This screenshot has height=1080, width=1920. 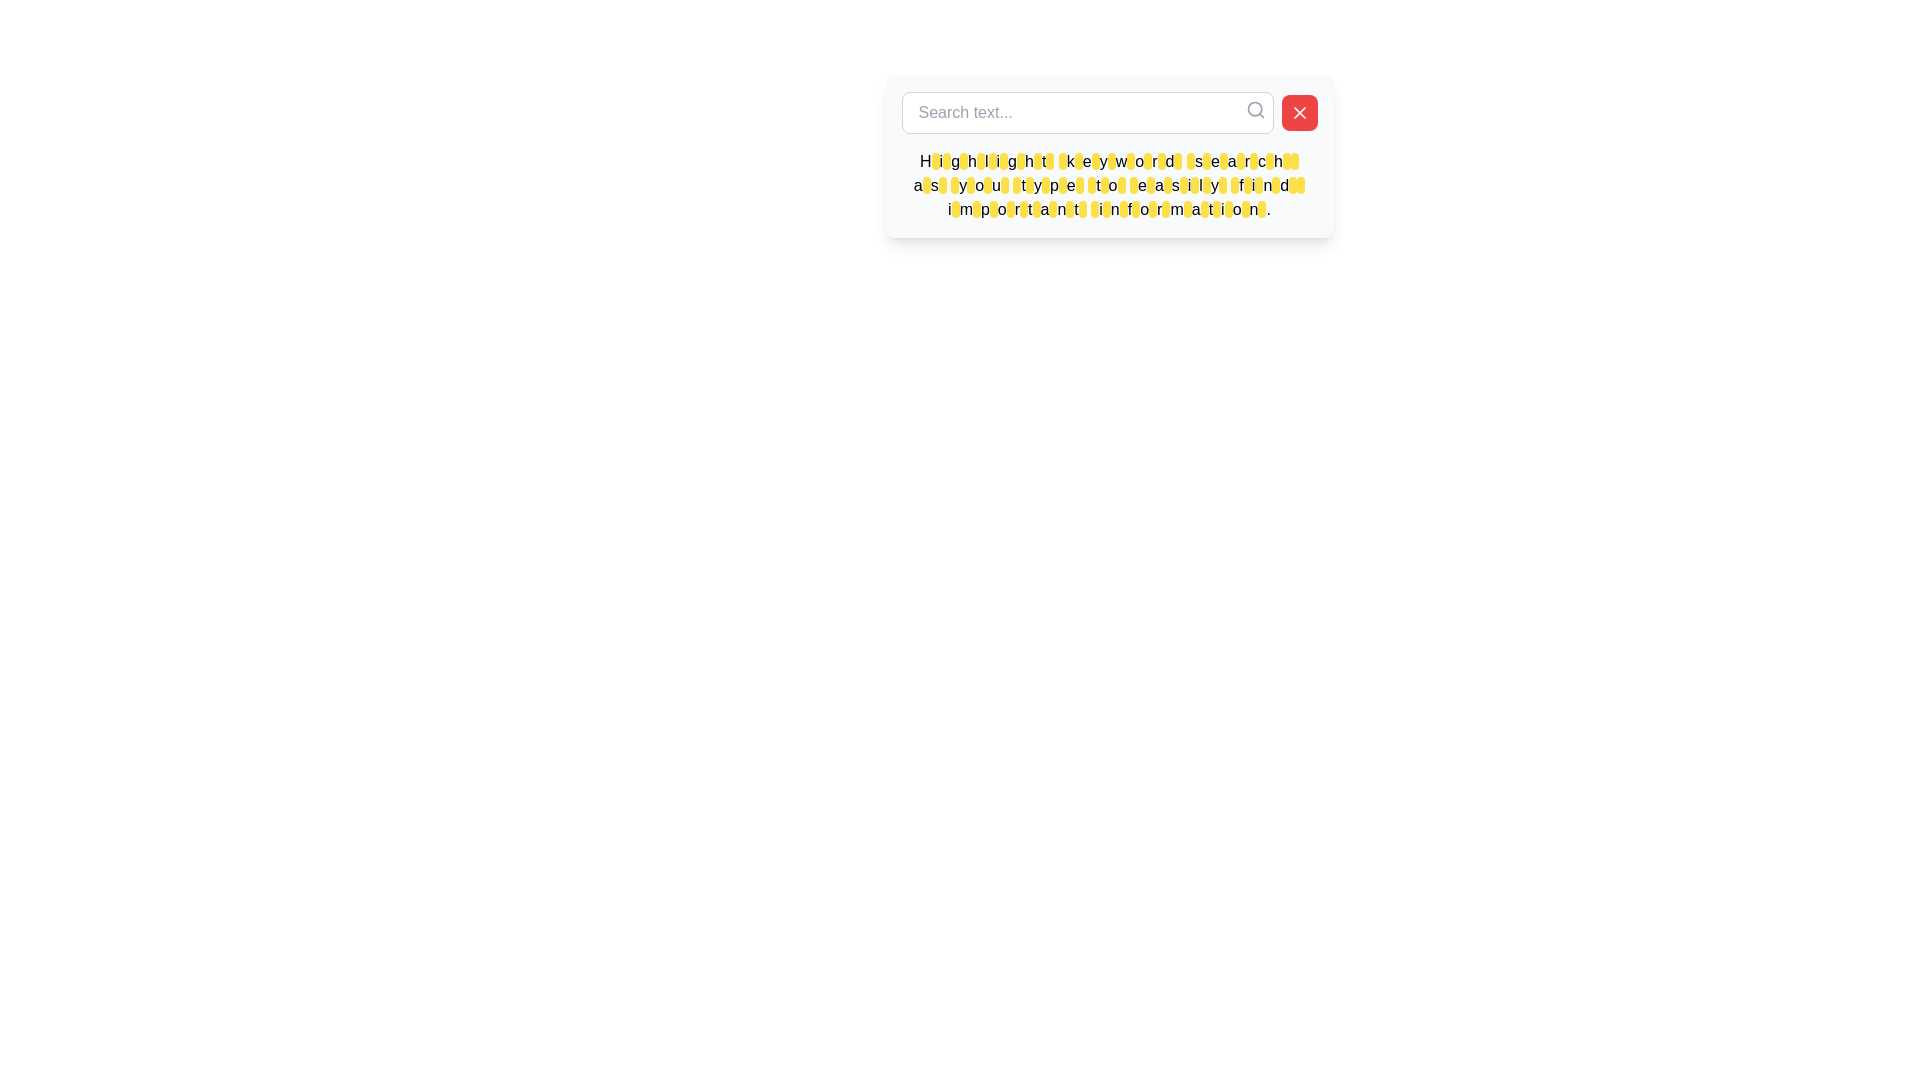 I want to click on the 16th Highlight Box element, which is a small rounded box with a yellow background and a black border in a pop-up interface, so click(x=1161, y=160).